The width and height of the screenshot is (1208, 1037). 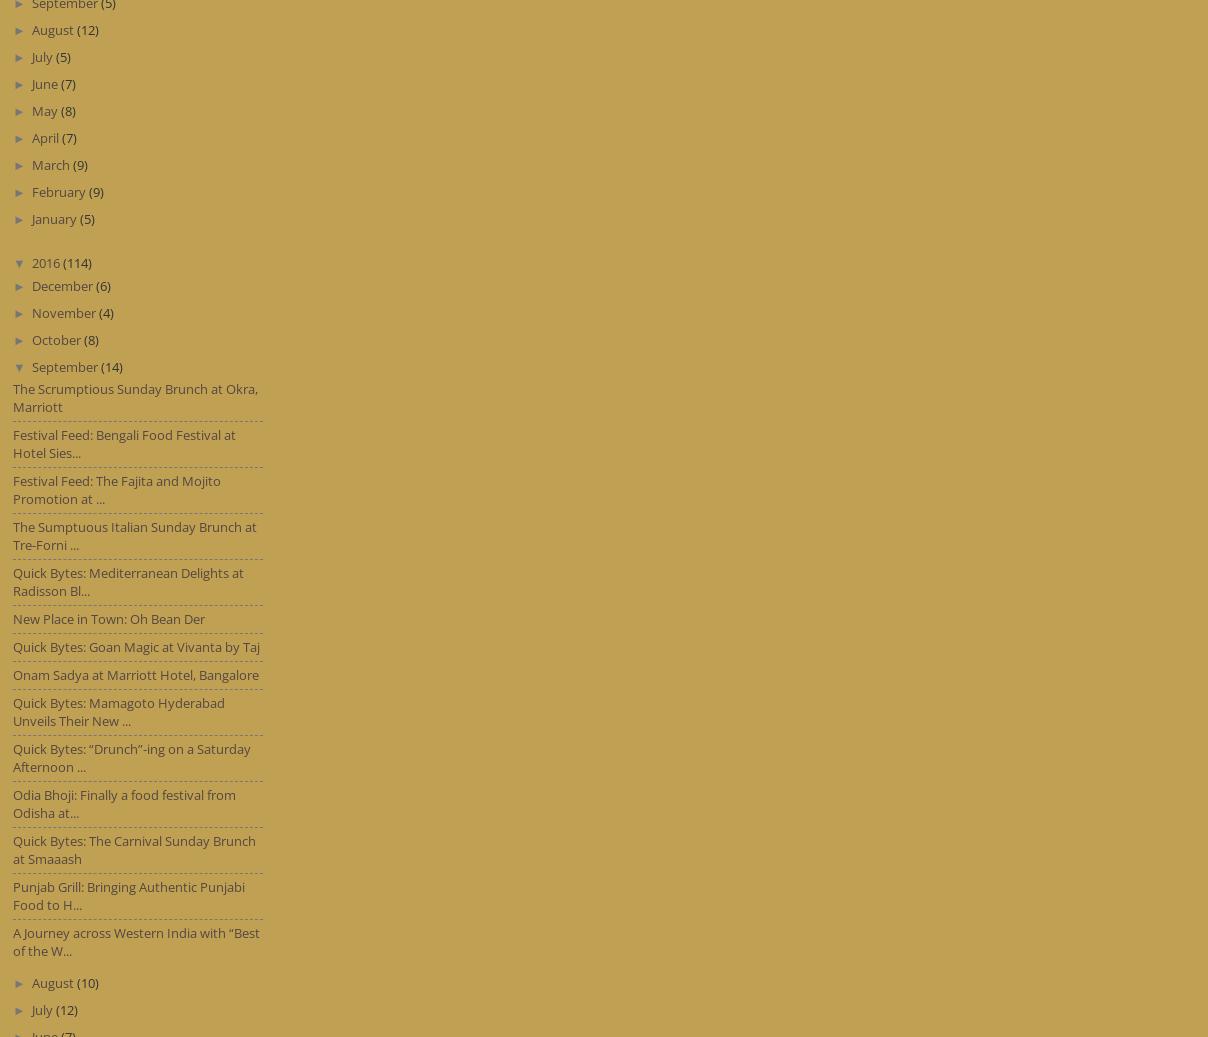 I want to click on 'Quick Bytes: “Drunch”-ing on a Saturday Afternoon ...', so click(x=131, y=758).